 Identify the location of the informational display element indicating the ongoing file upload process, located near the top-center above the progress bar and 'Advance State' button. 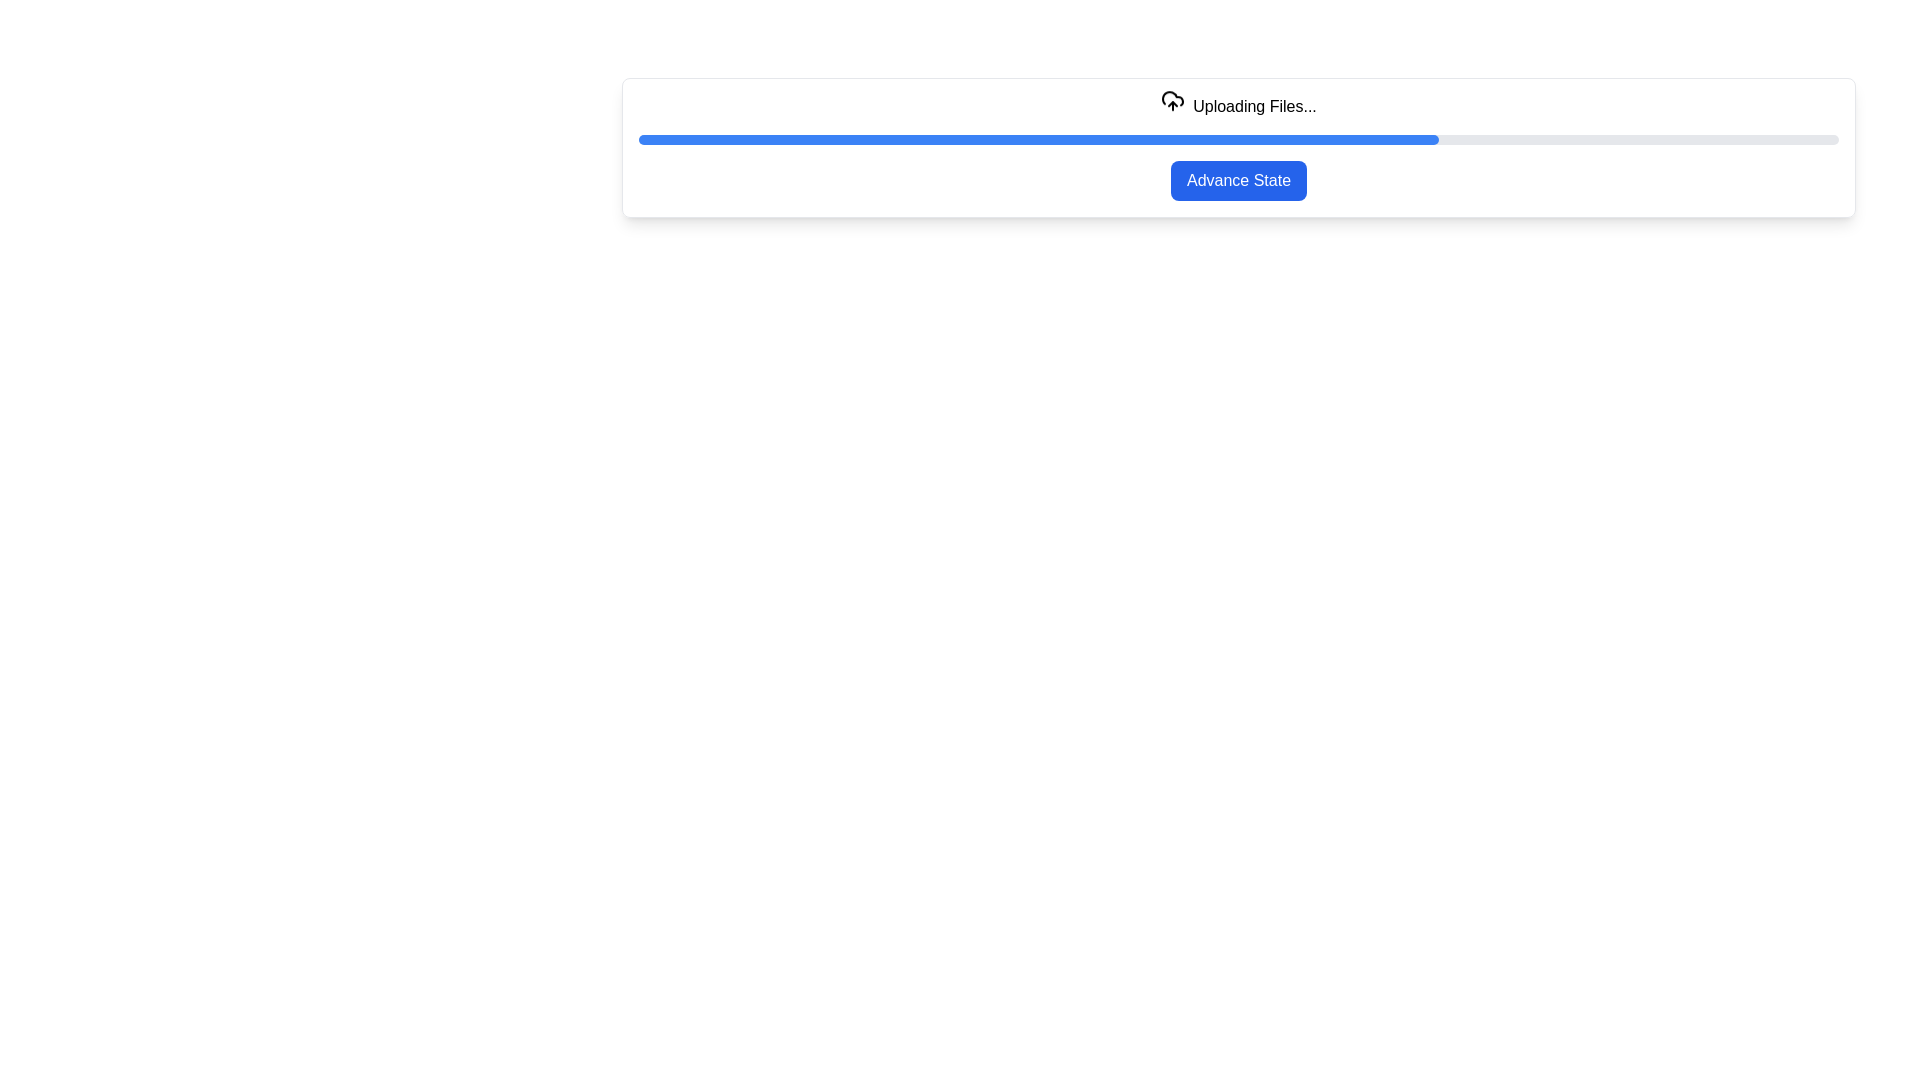
(1237, 107).